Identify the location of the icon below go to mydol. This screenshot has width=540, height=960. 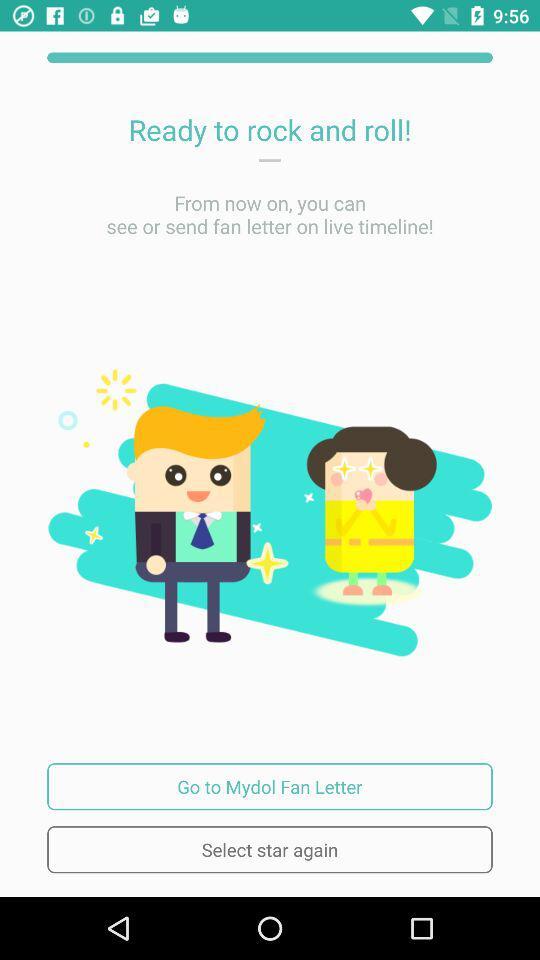
(270, 848).